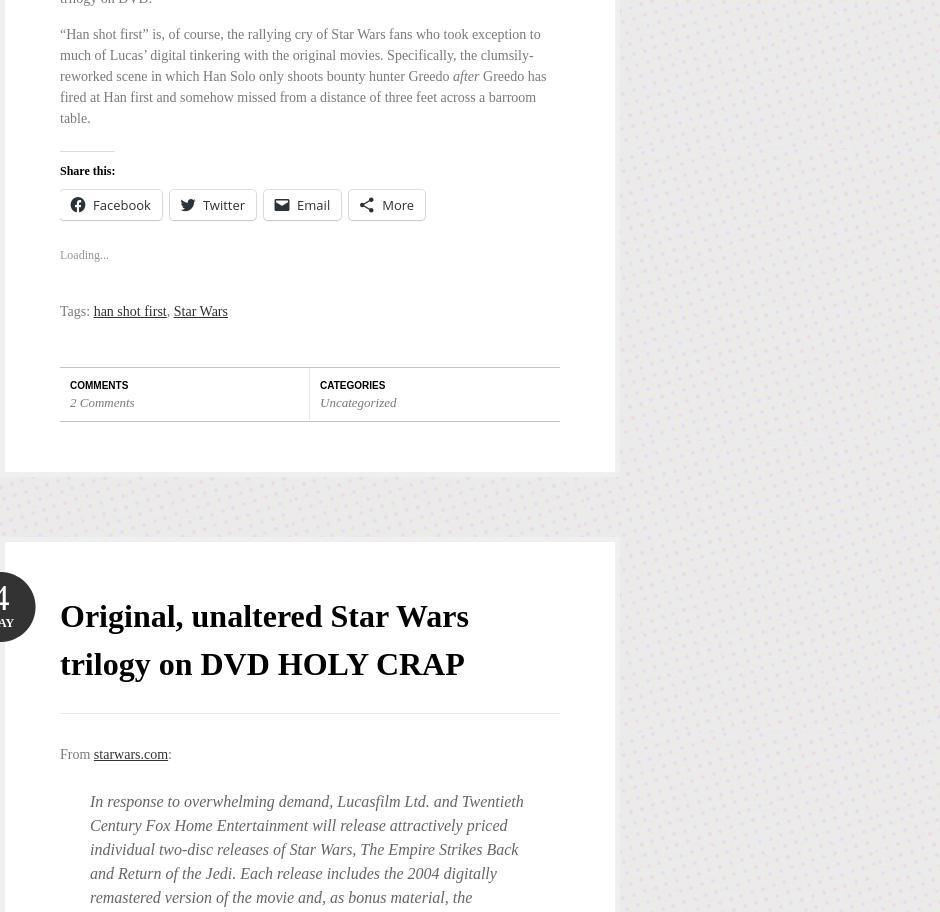  Describe the element at coordinates (199, 311) in the screenshot. I see `'Star Wars'` at that location.